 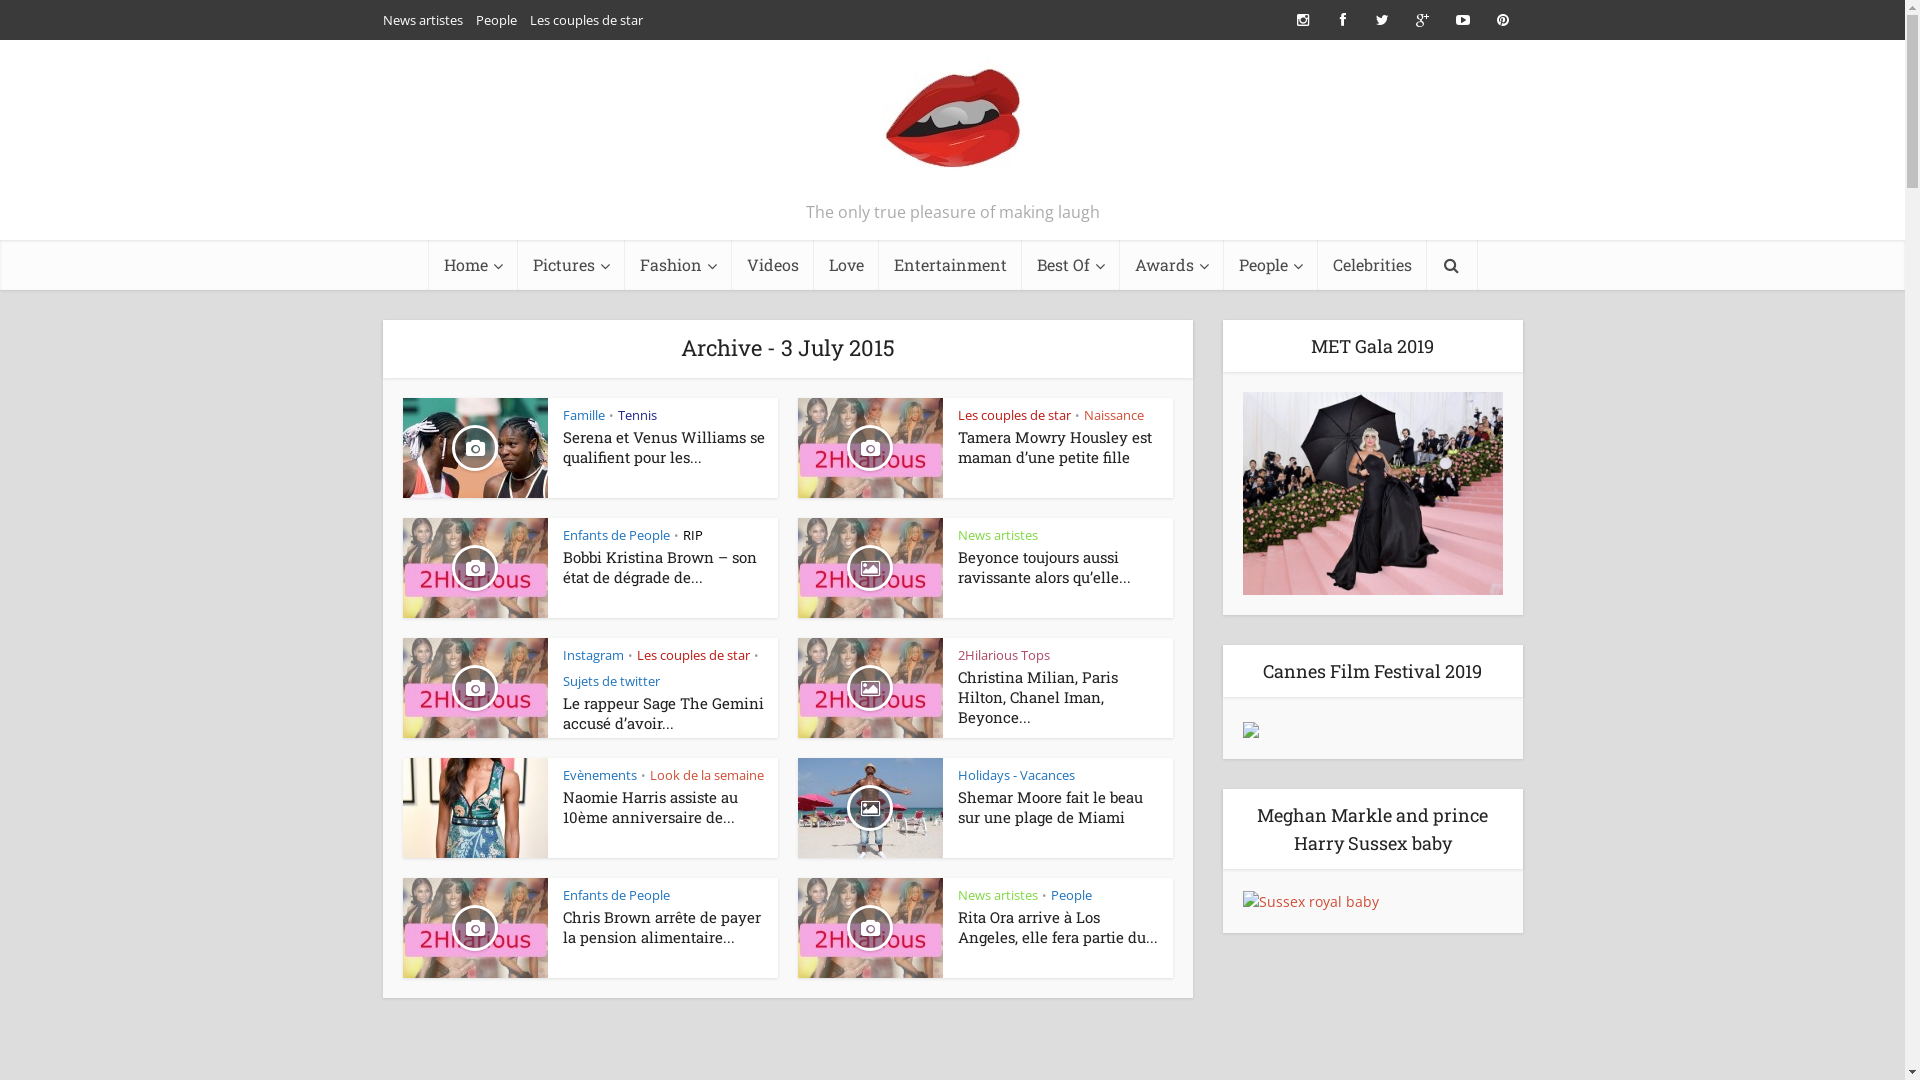 I want to click on 'Fashion', so click(x=623, y=264).